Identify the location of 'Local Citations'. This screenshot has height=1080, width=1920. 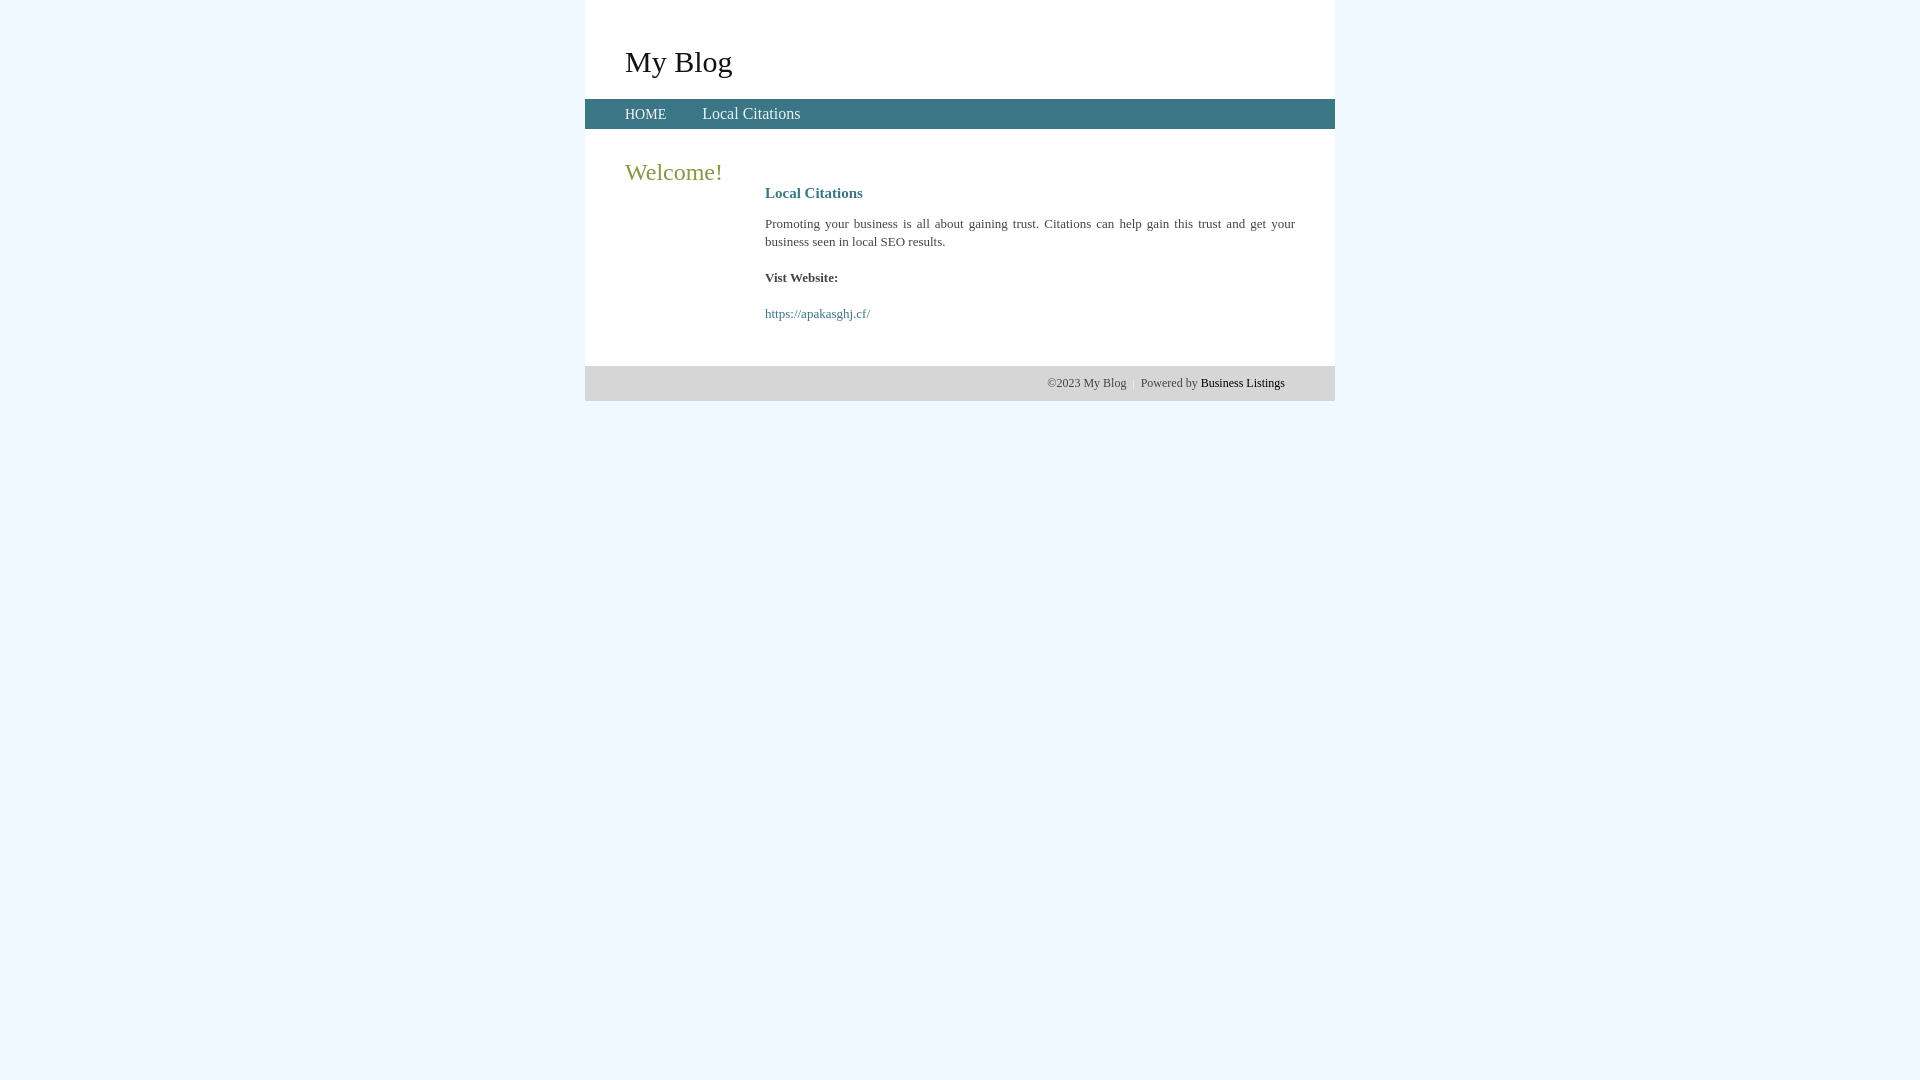
(749, 113).